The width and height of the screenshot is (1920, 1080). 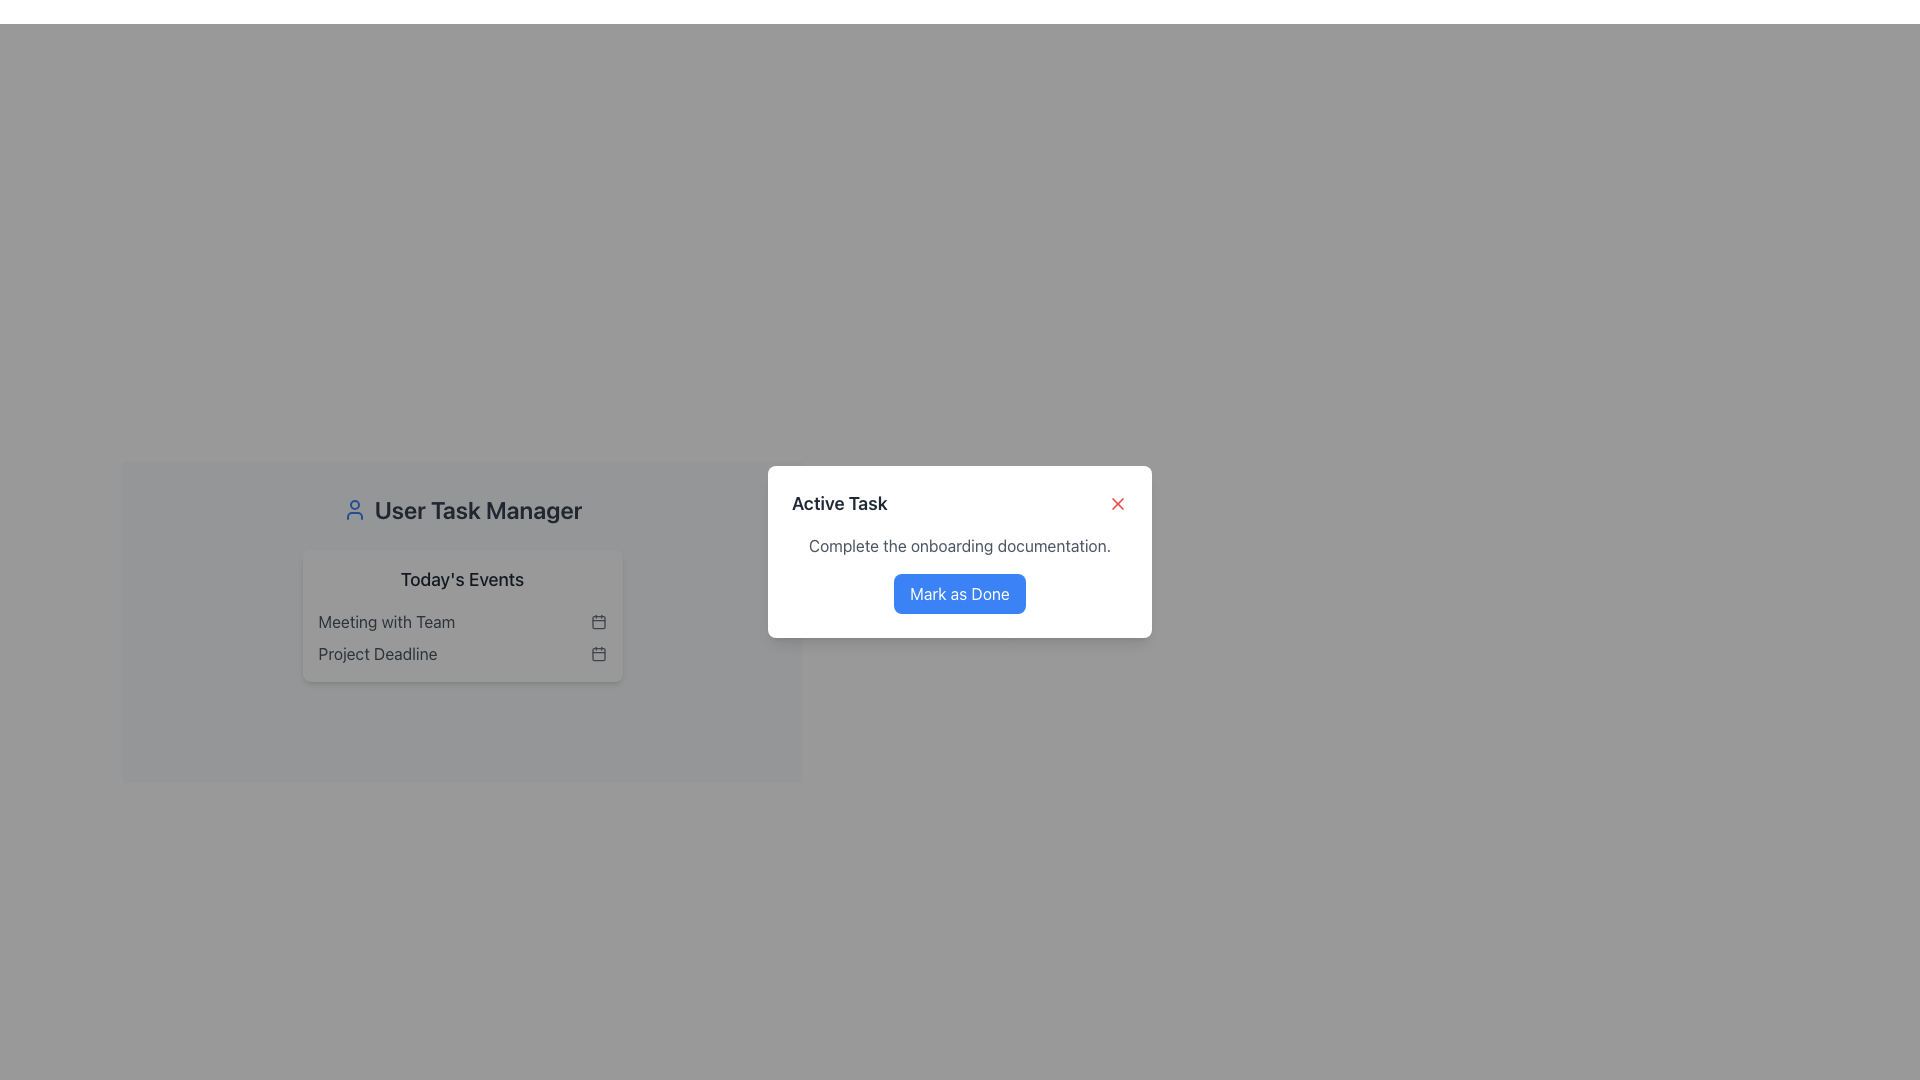 What do you see at coordinates (839, 503) in the screenshot?
I see `text heading located at the top of the modal dialog box, which provides context about its contents` at bounding box center [839, 503].